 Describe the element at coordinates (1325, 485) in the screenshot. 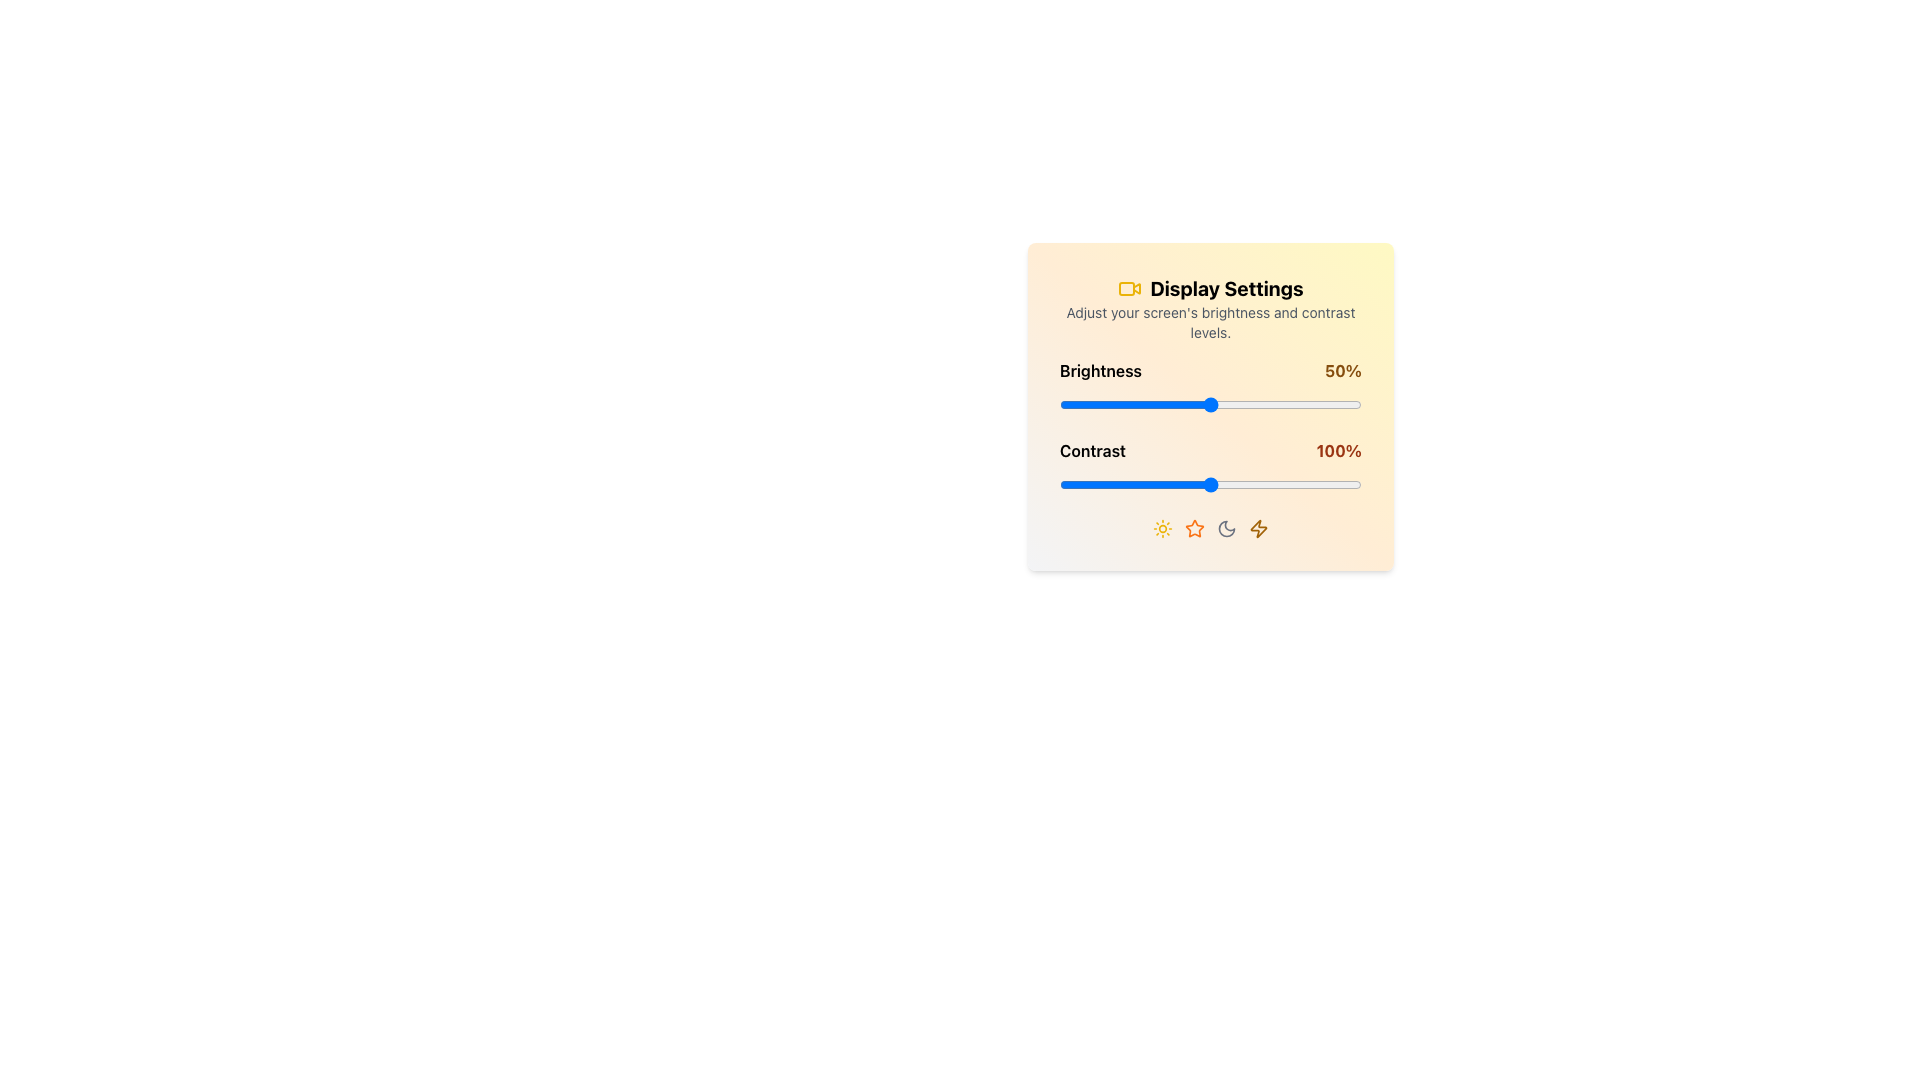

I see `the contrast level` at that location.